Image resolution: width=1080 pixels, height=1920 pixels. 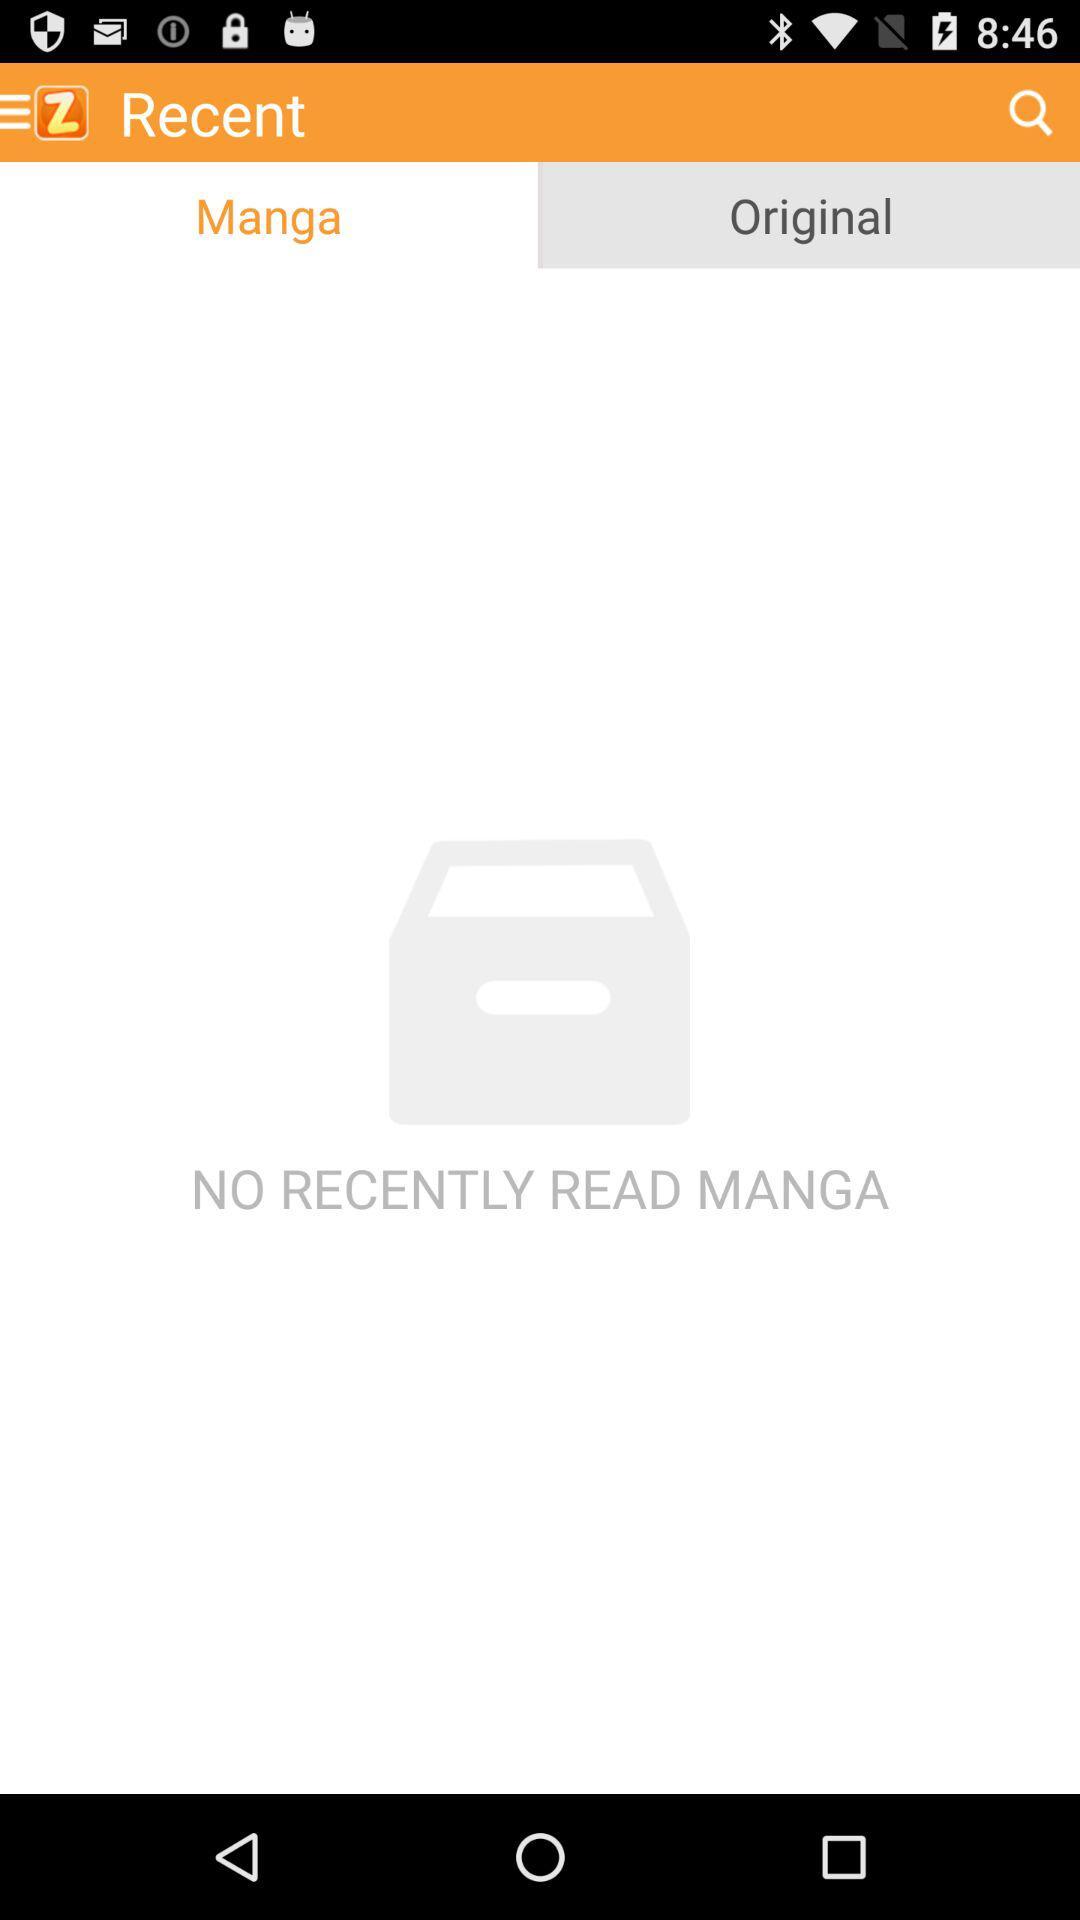 What do you see at coordinates (51, 111) in the screenshot?
I see `the app next to recent item` at bounding box center [51, 111].